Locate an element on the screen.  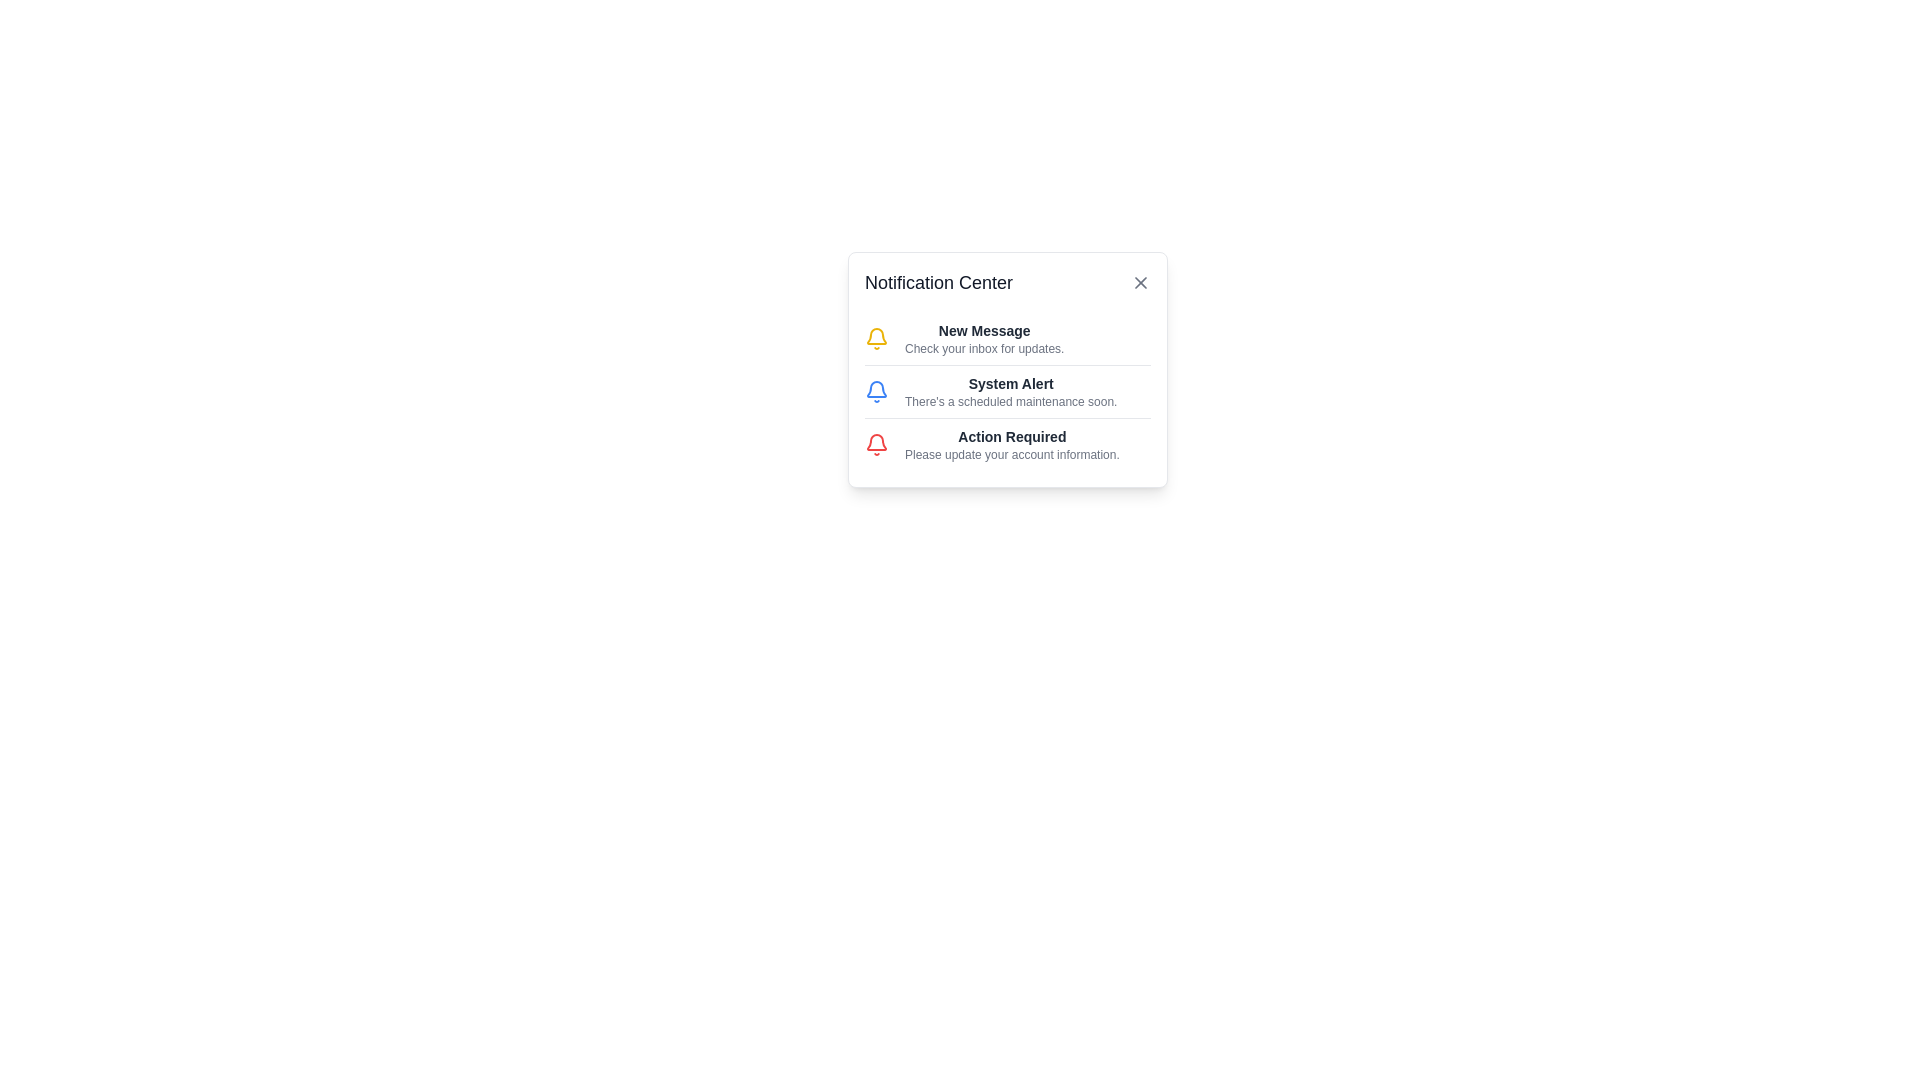
the bell-shaped notification icon styled in vibrant blue, located next to the 'System Alert' text is located at coordinates (877, 392).